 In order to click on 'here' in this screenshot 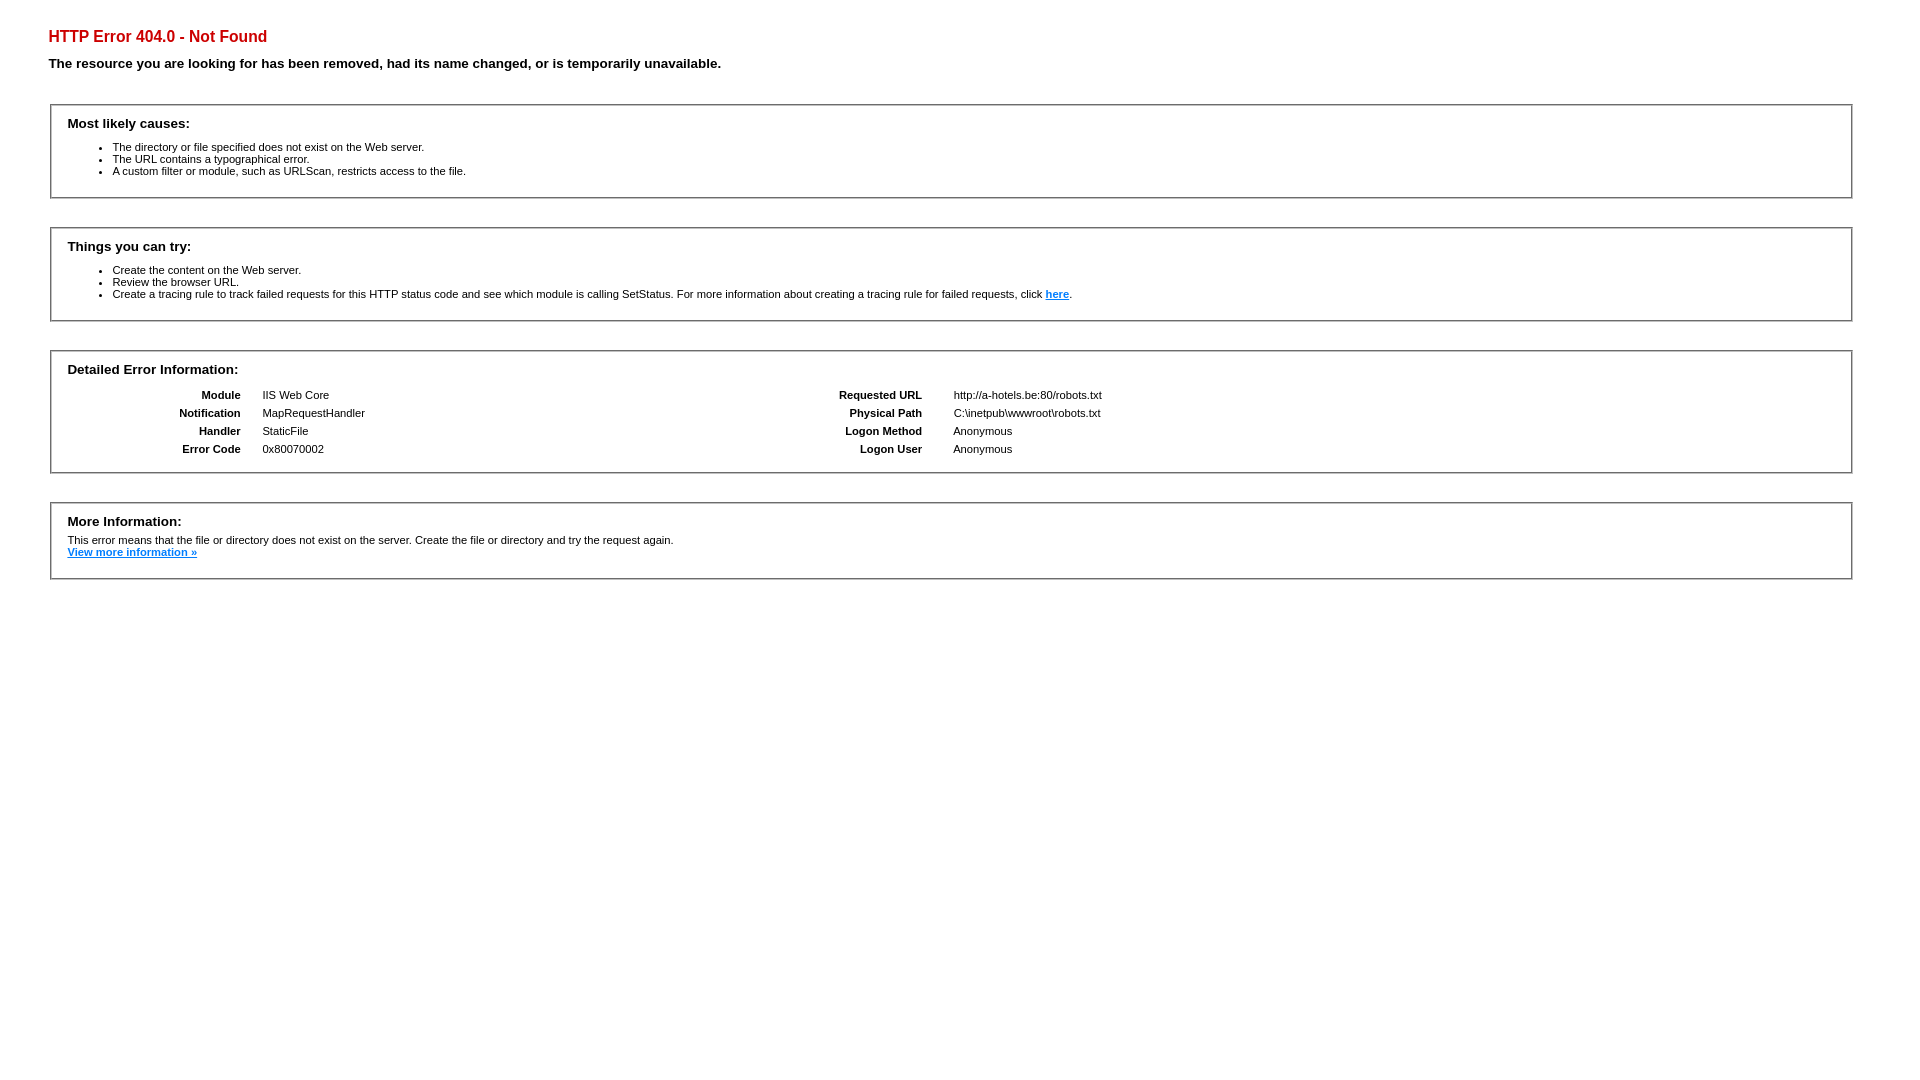, I will do `click(1056, 293)`.